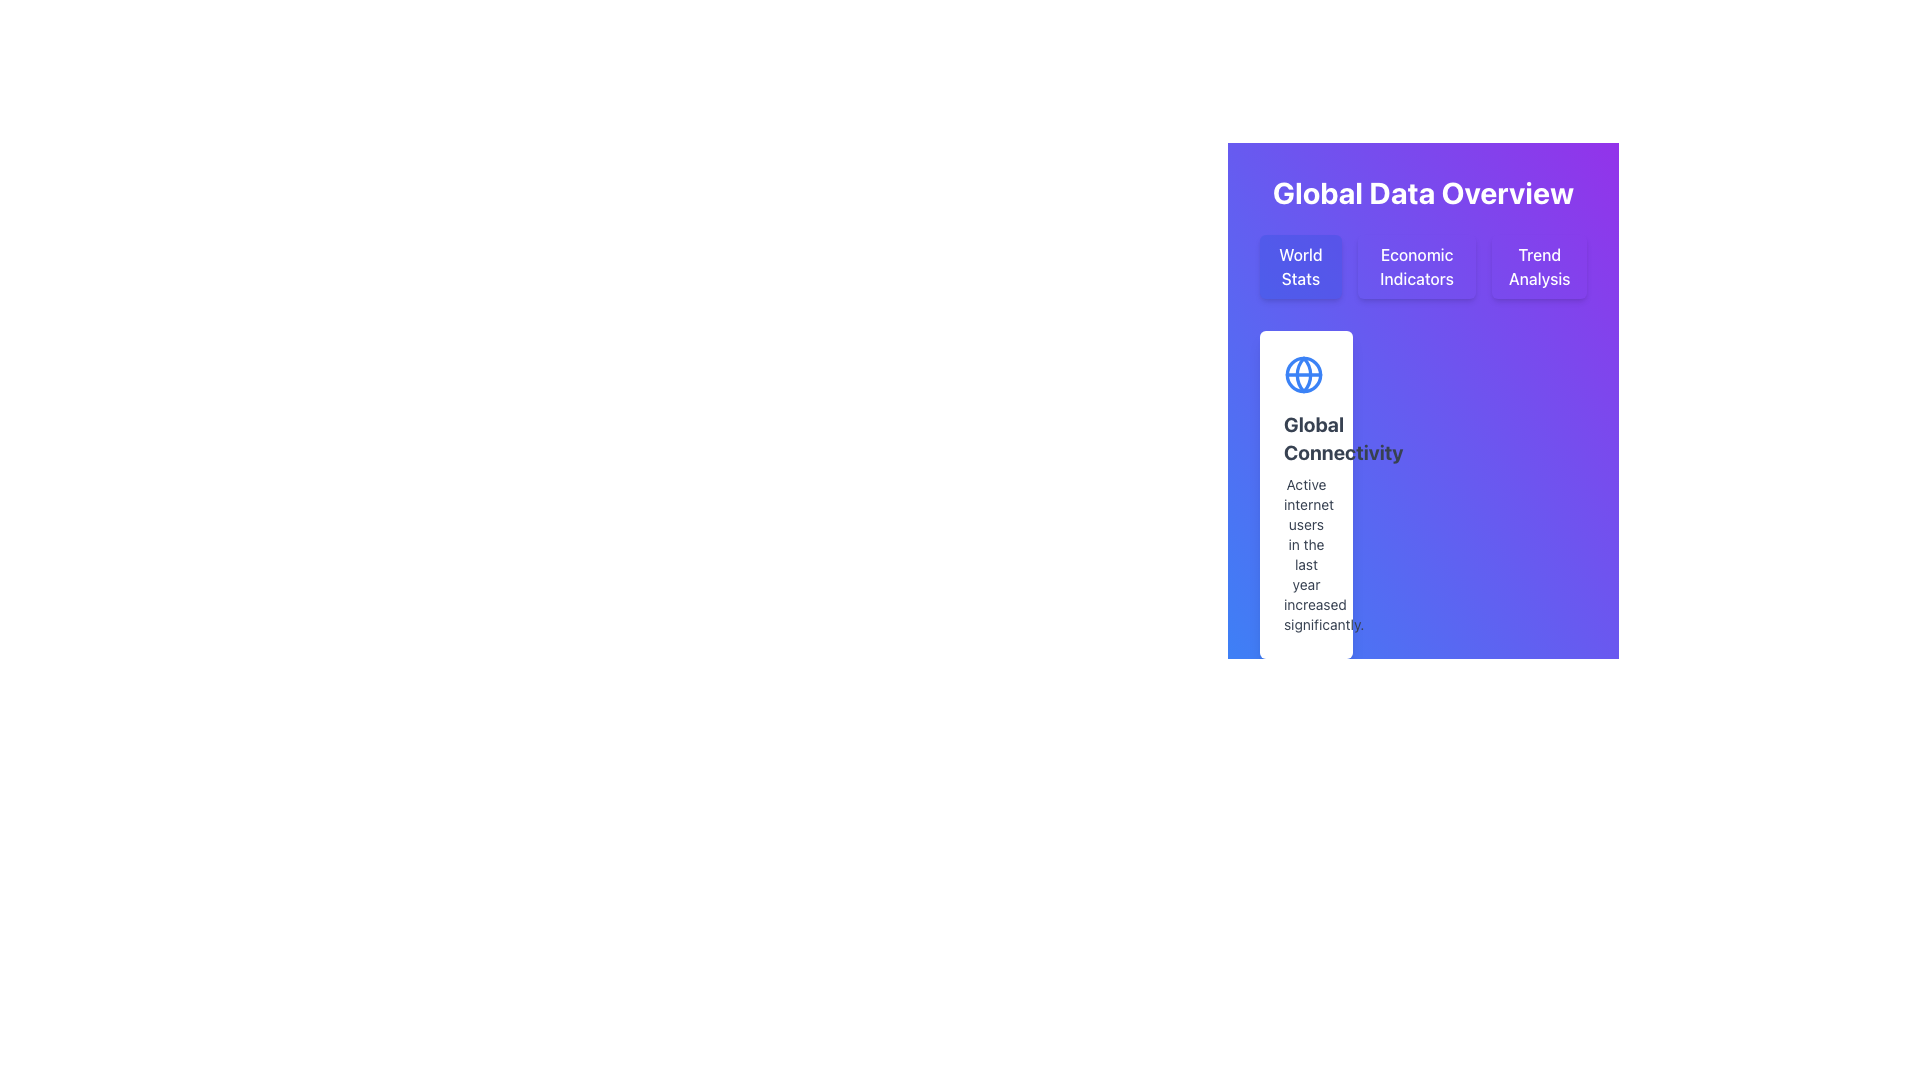 The height and width of the screenshot is (1080, 1920). What do you see at coordinates (1422, 265) in the screenshot?
I see `the 'Economic Indicators' button, which is the second button in a group of three, to change its styling` at bounding box center [1422, 265].